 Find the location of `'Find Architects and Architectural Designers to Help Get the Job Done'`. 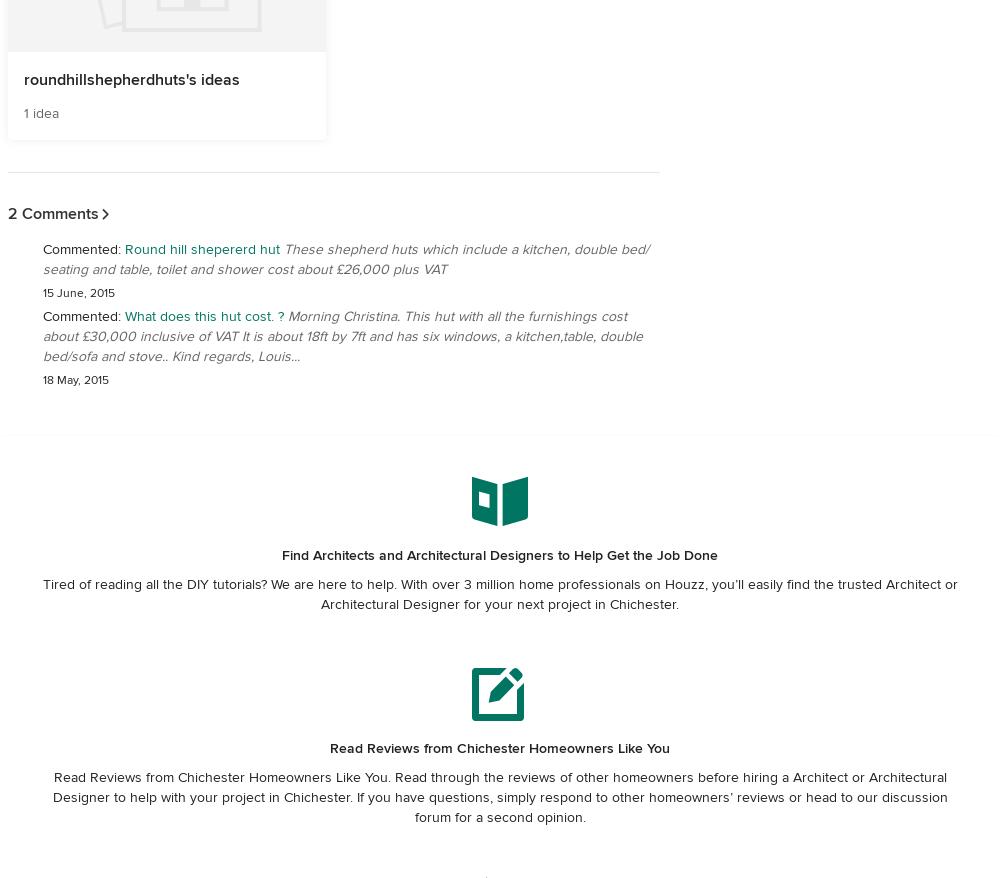

'Find Architects and Architectural Designers to Help Get the Job Done' is located at coordinates (500, 554).